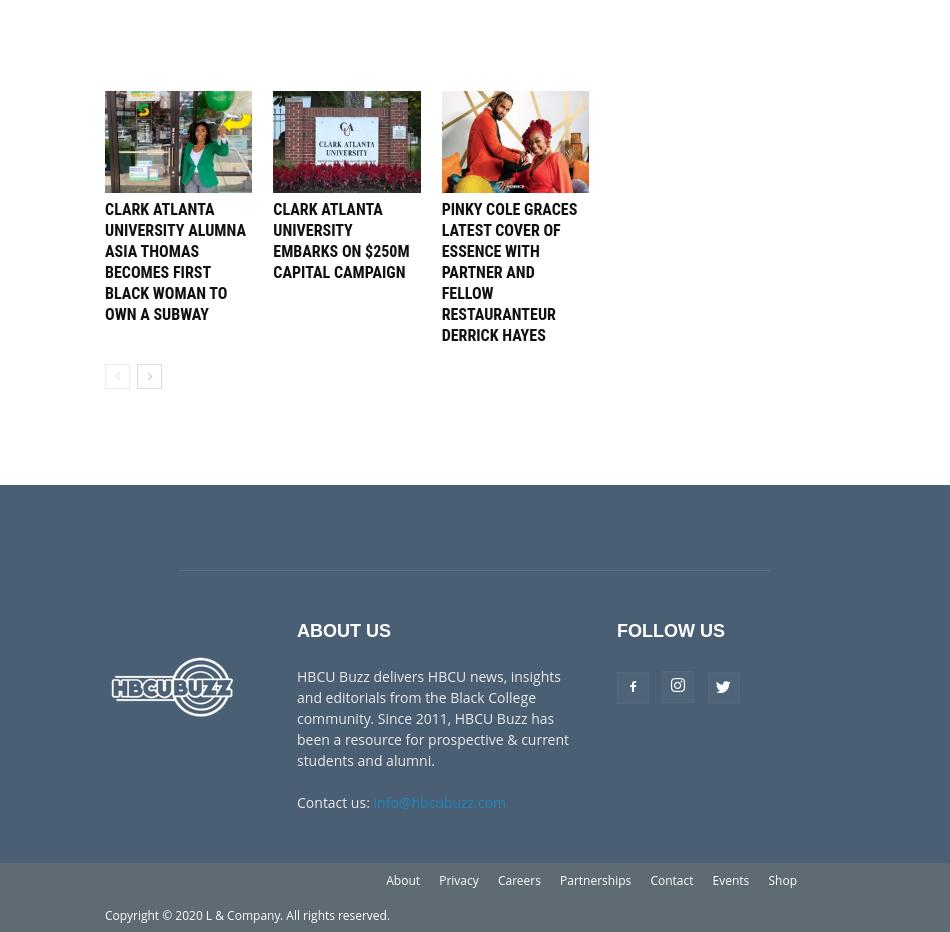 This screenshot has width=950, height=932. What do you see at coordinates (333, 801) in the screenshot?
I see `'Contact us:'` at bounding box center [333, 801].